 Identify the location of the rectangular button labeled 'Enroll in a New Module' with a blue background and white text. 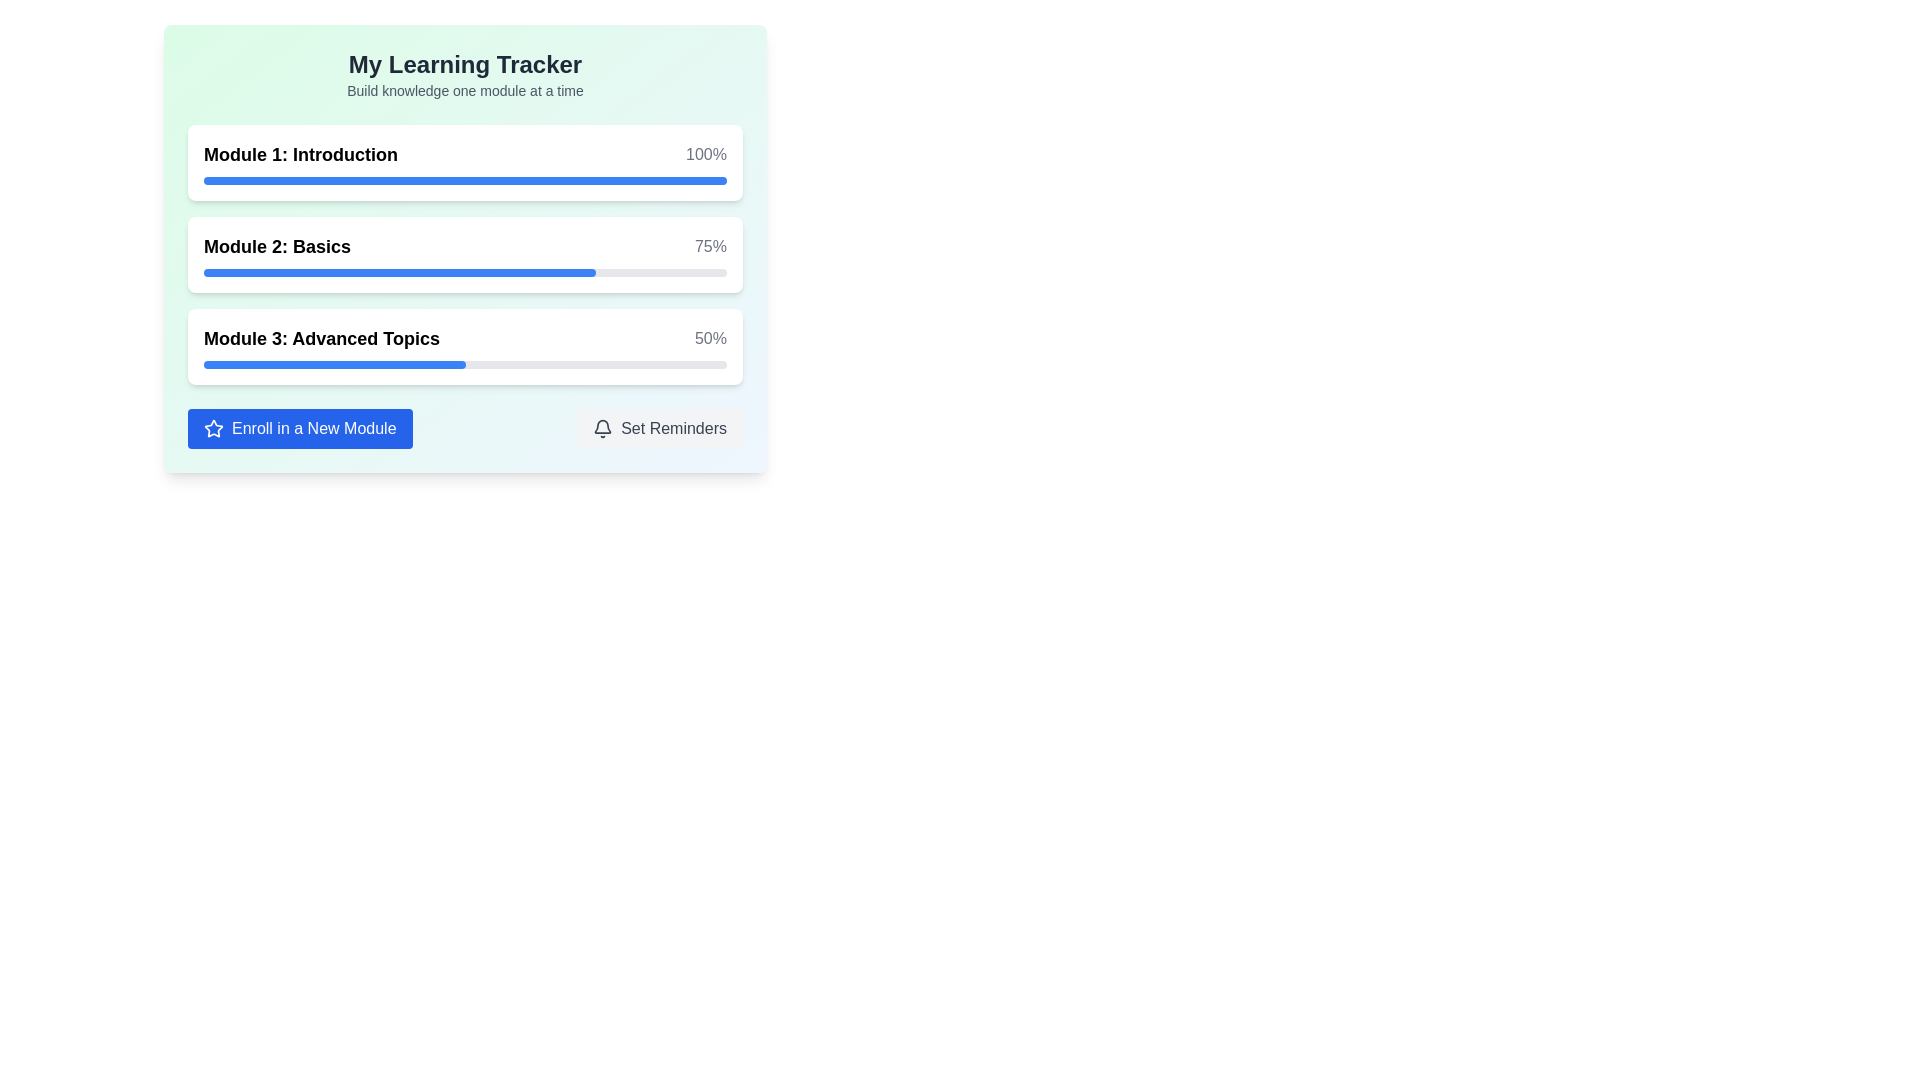
(299, 427).